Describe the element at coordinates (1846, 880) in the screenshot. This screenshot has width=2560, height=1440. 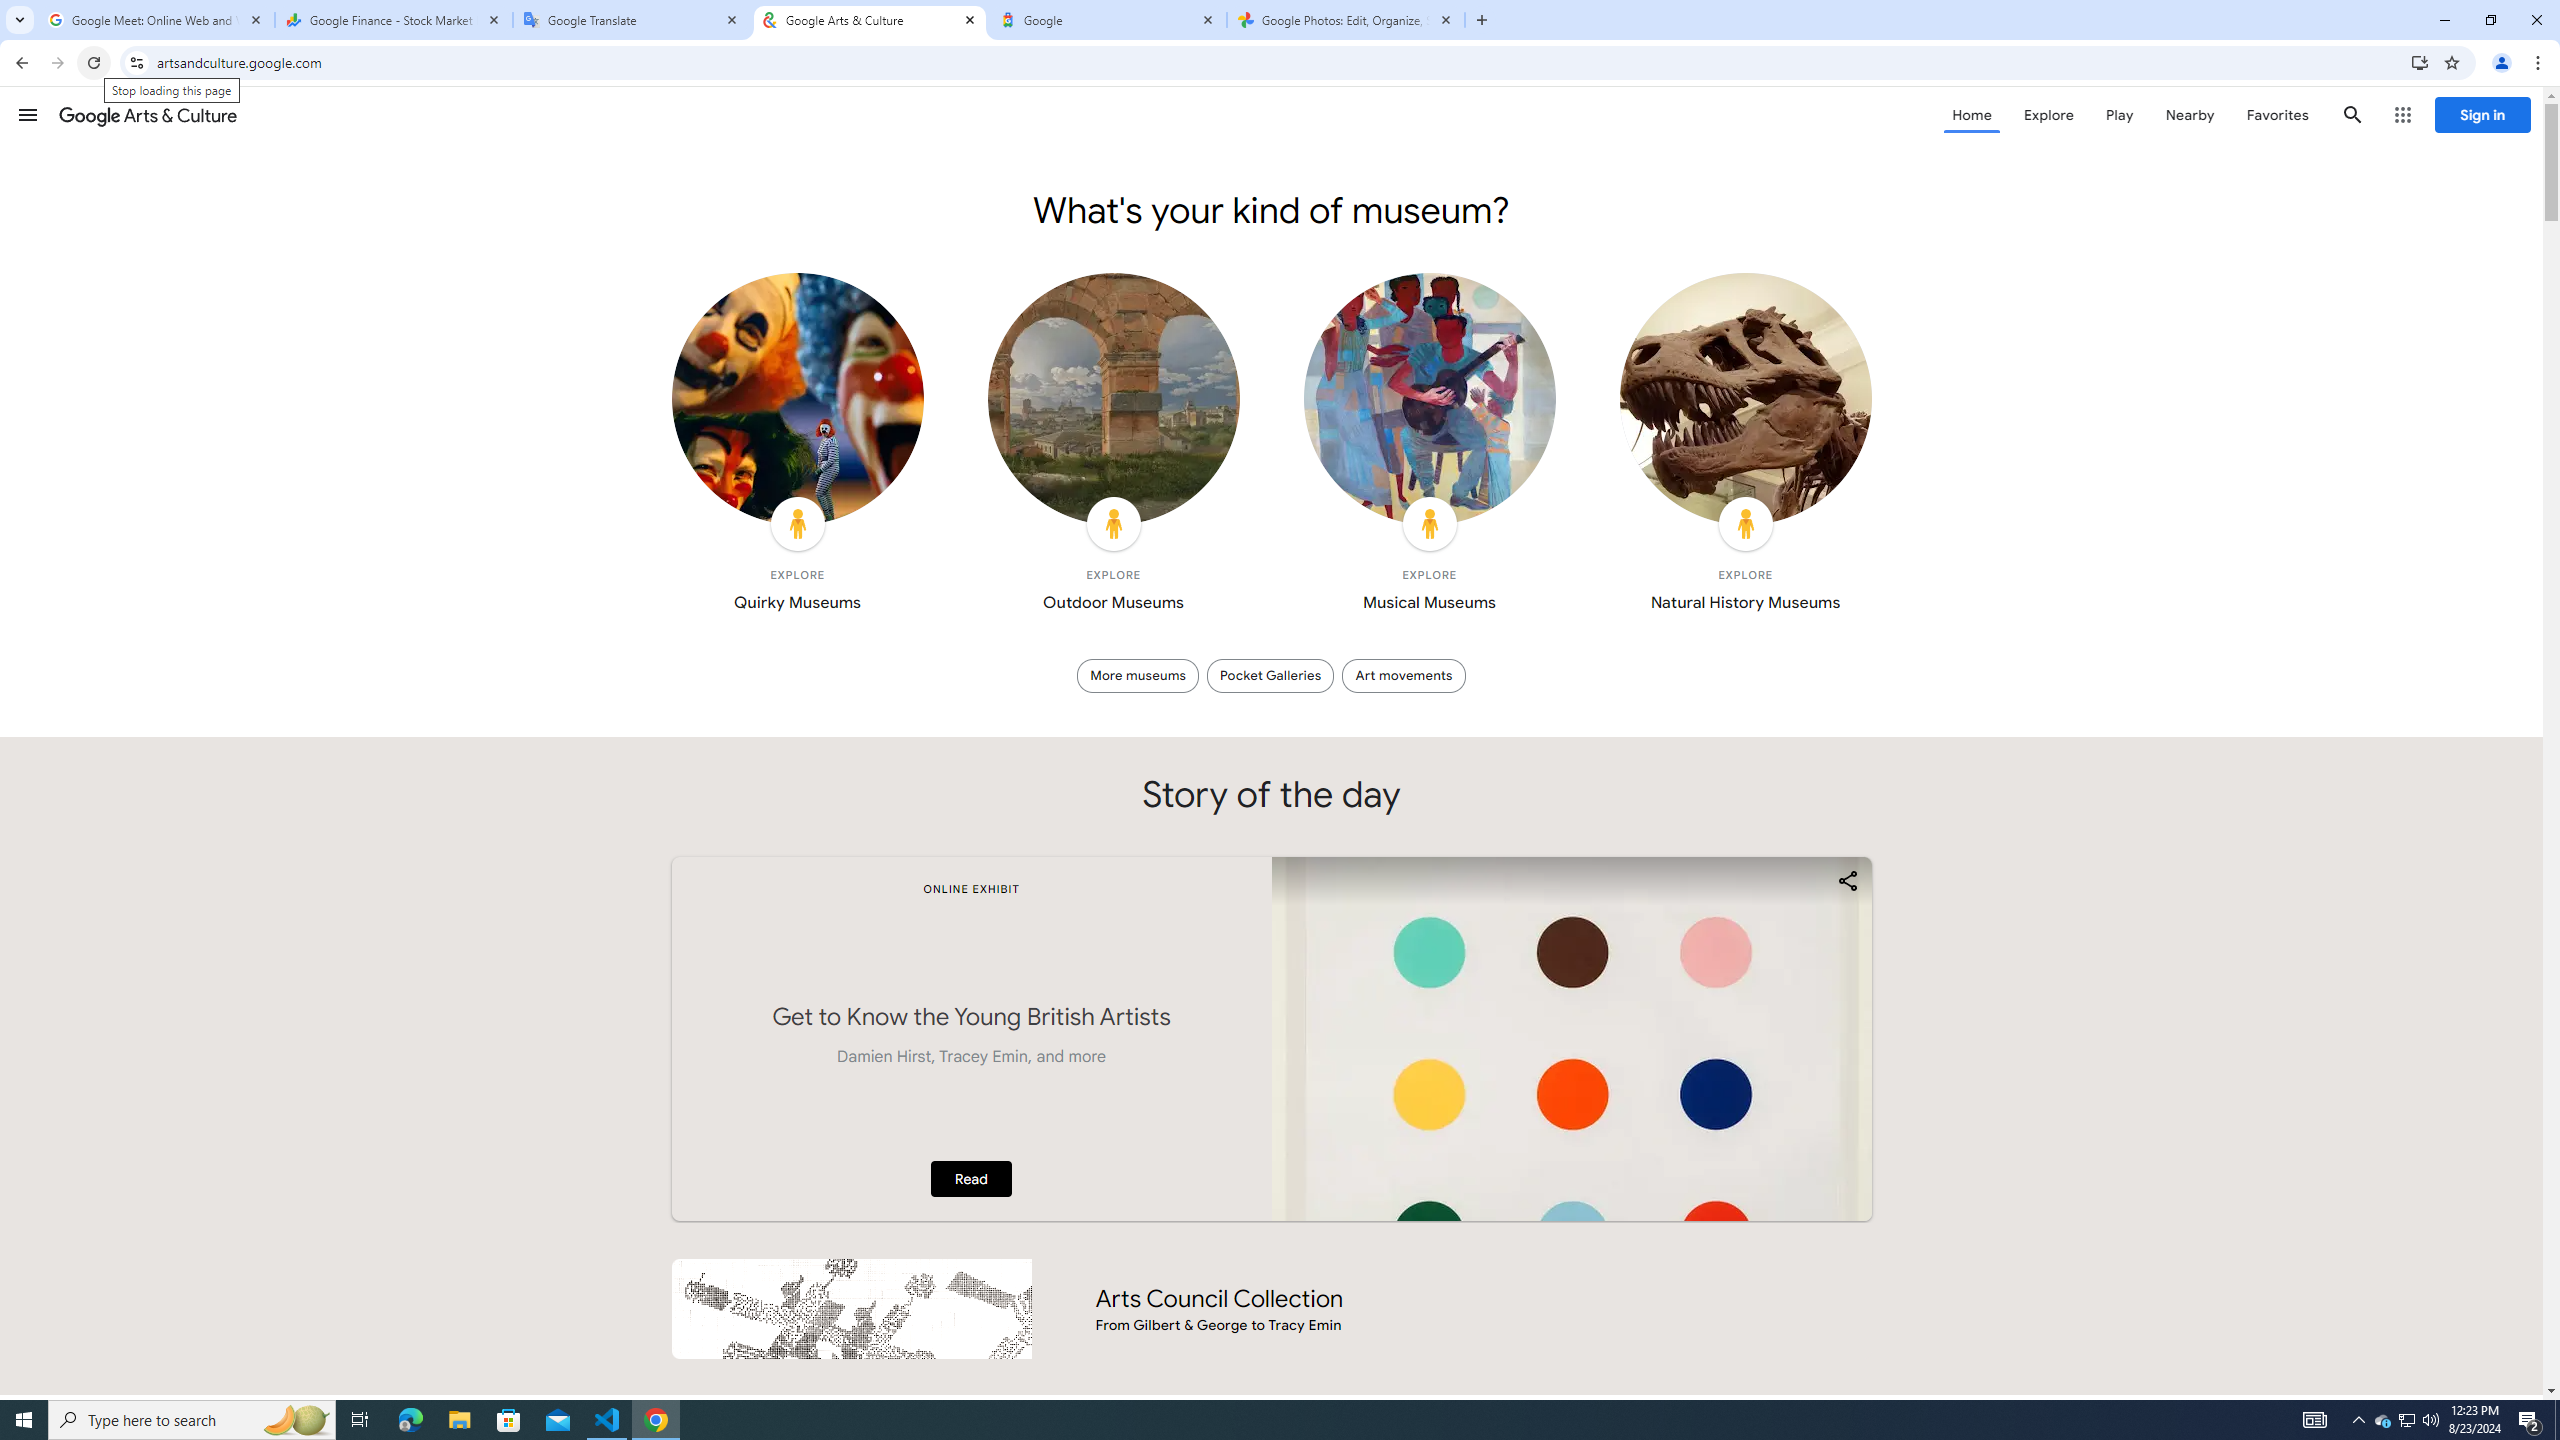
I see `'Share "Get to Know the Young British Artists"'` at that location.